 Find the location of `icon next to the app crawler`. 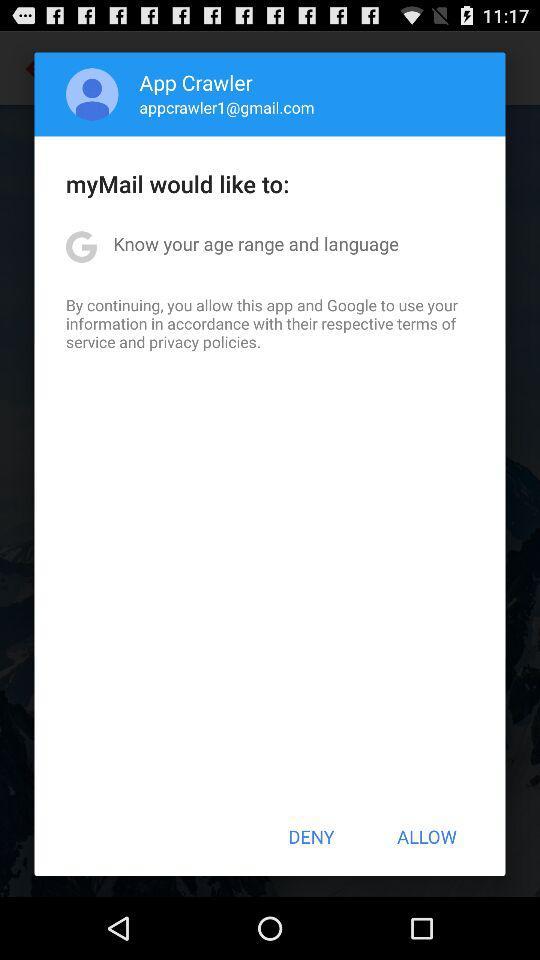

icon next to the app crawler is located at coordinates (91, 94).